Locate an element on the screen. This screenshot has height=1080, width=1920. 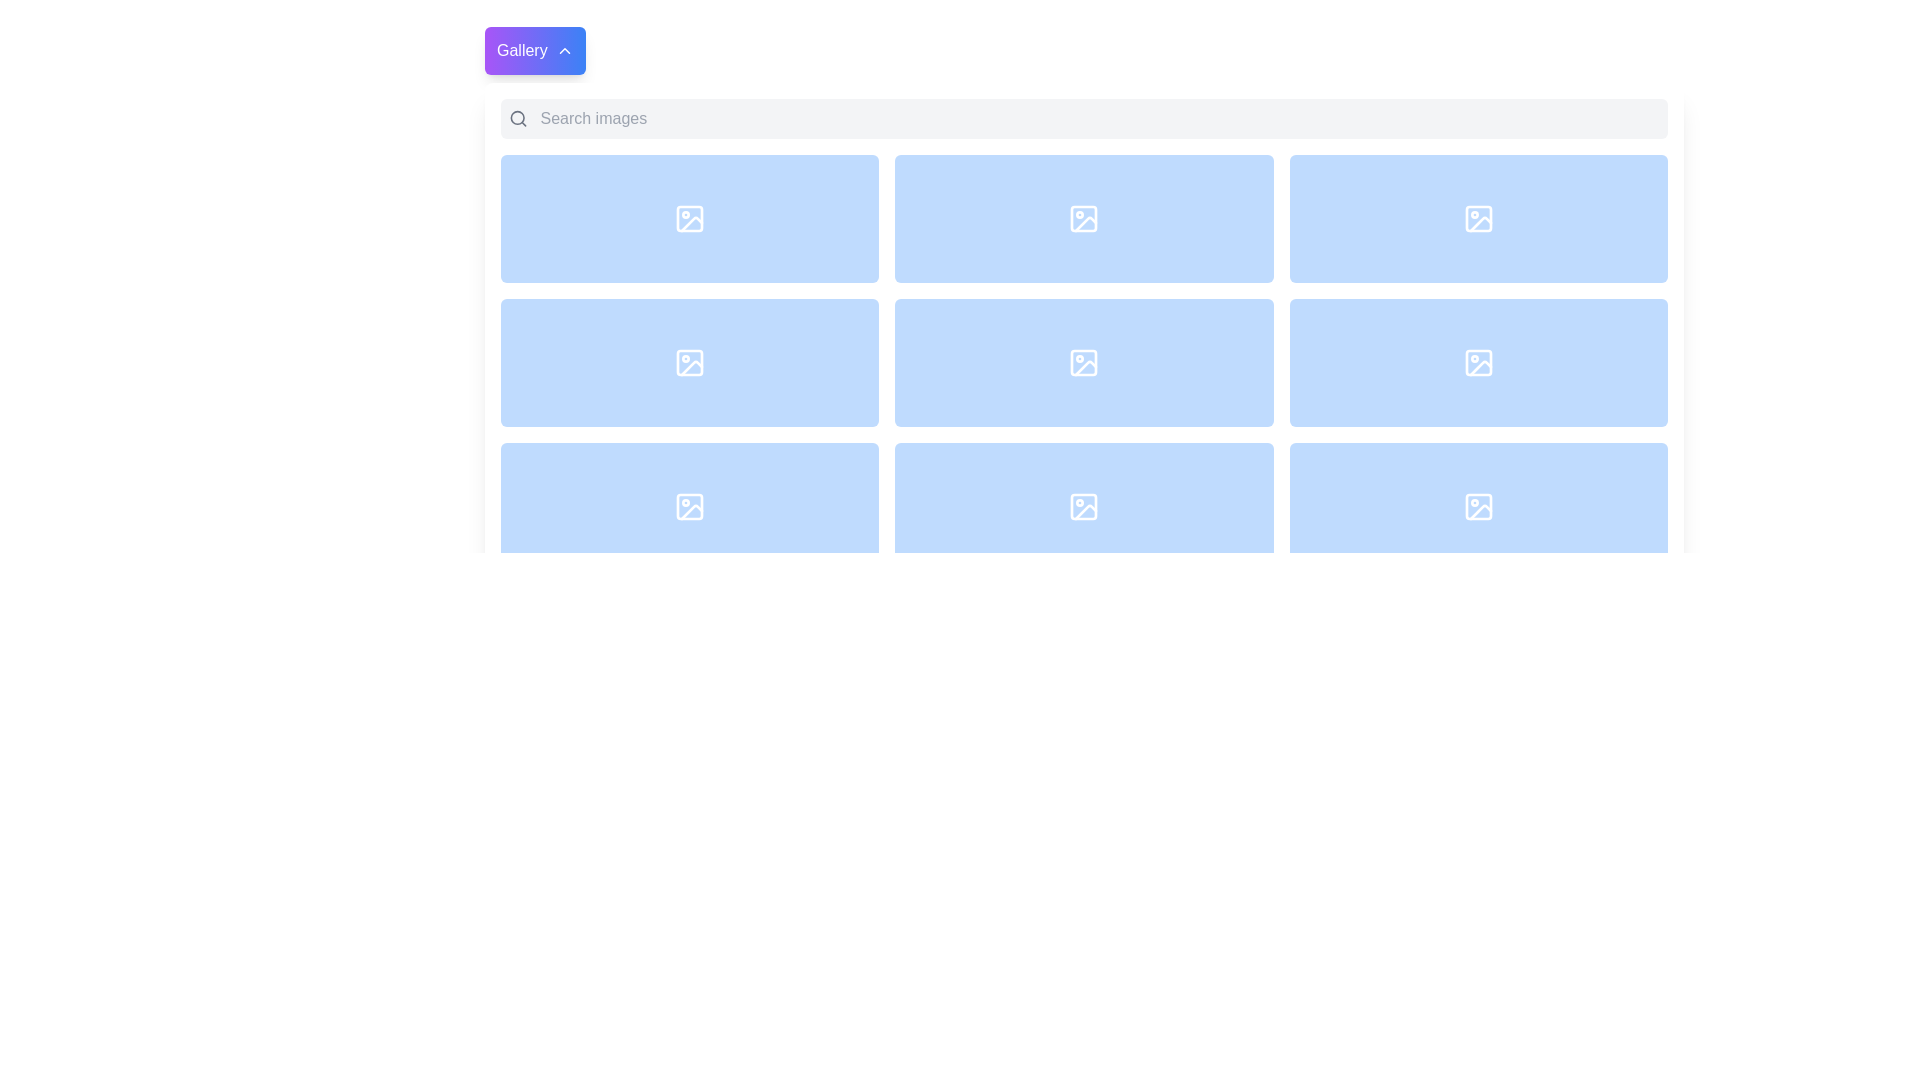
the square with rounded corners located within the icon on the second row, third column of the grid layout is located at coordinates (1083, 219).